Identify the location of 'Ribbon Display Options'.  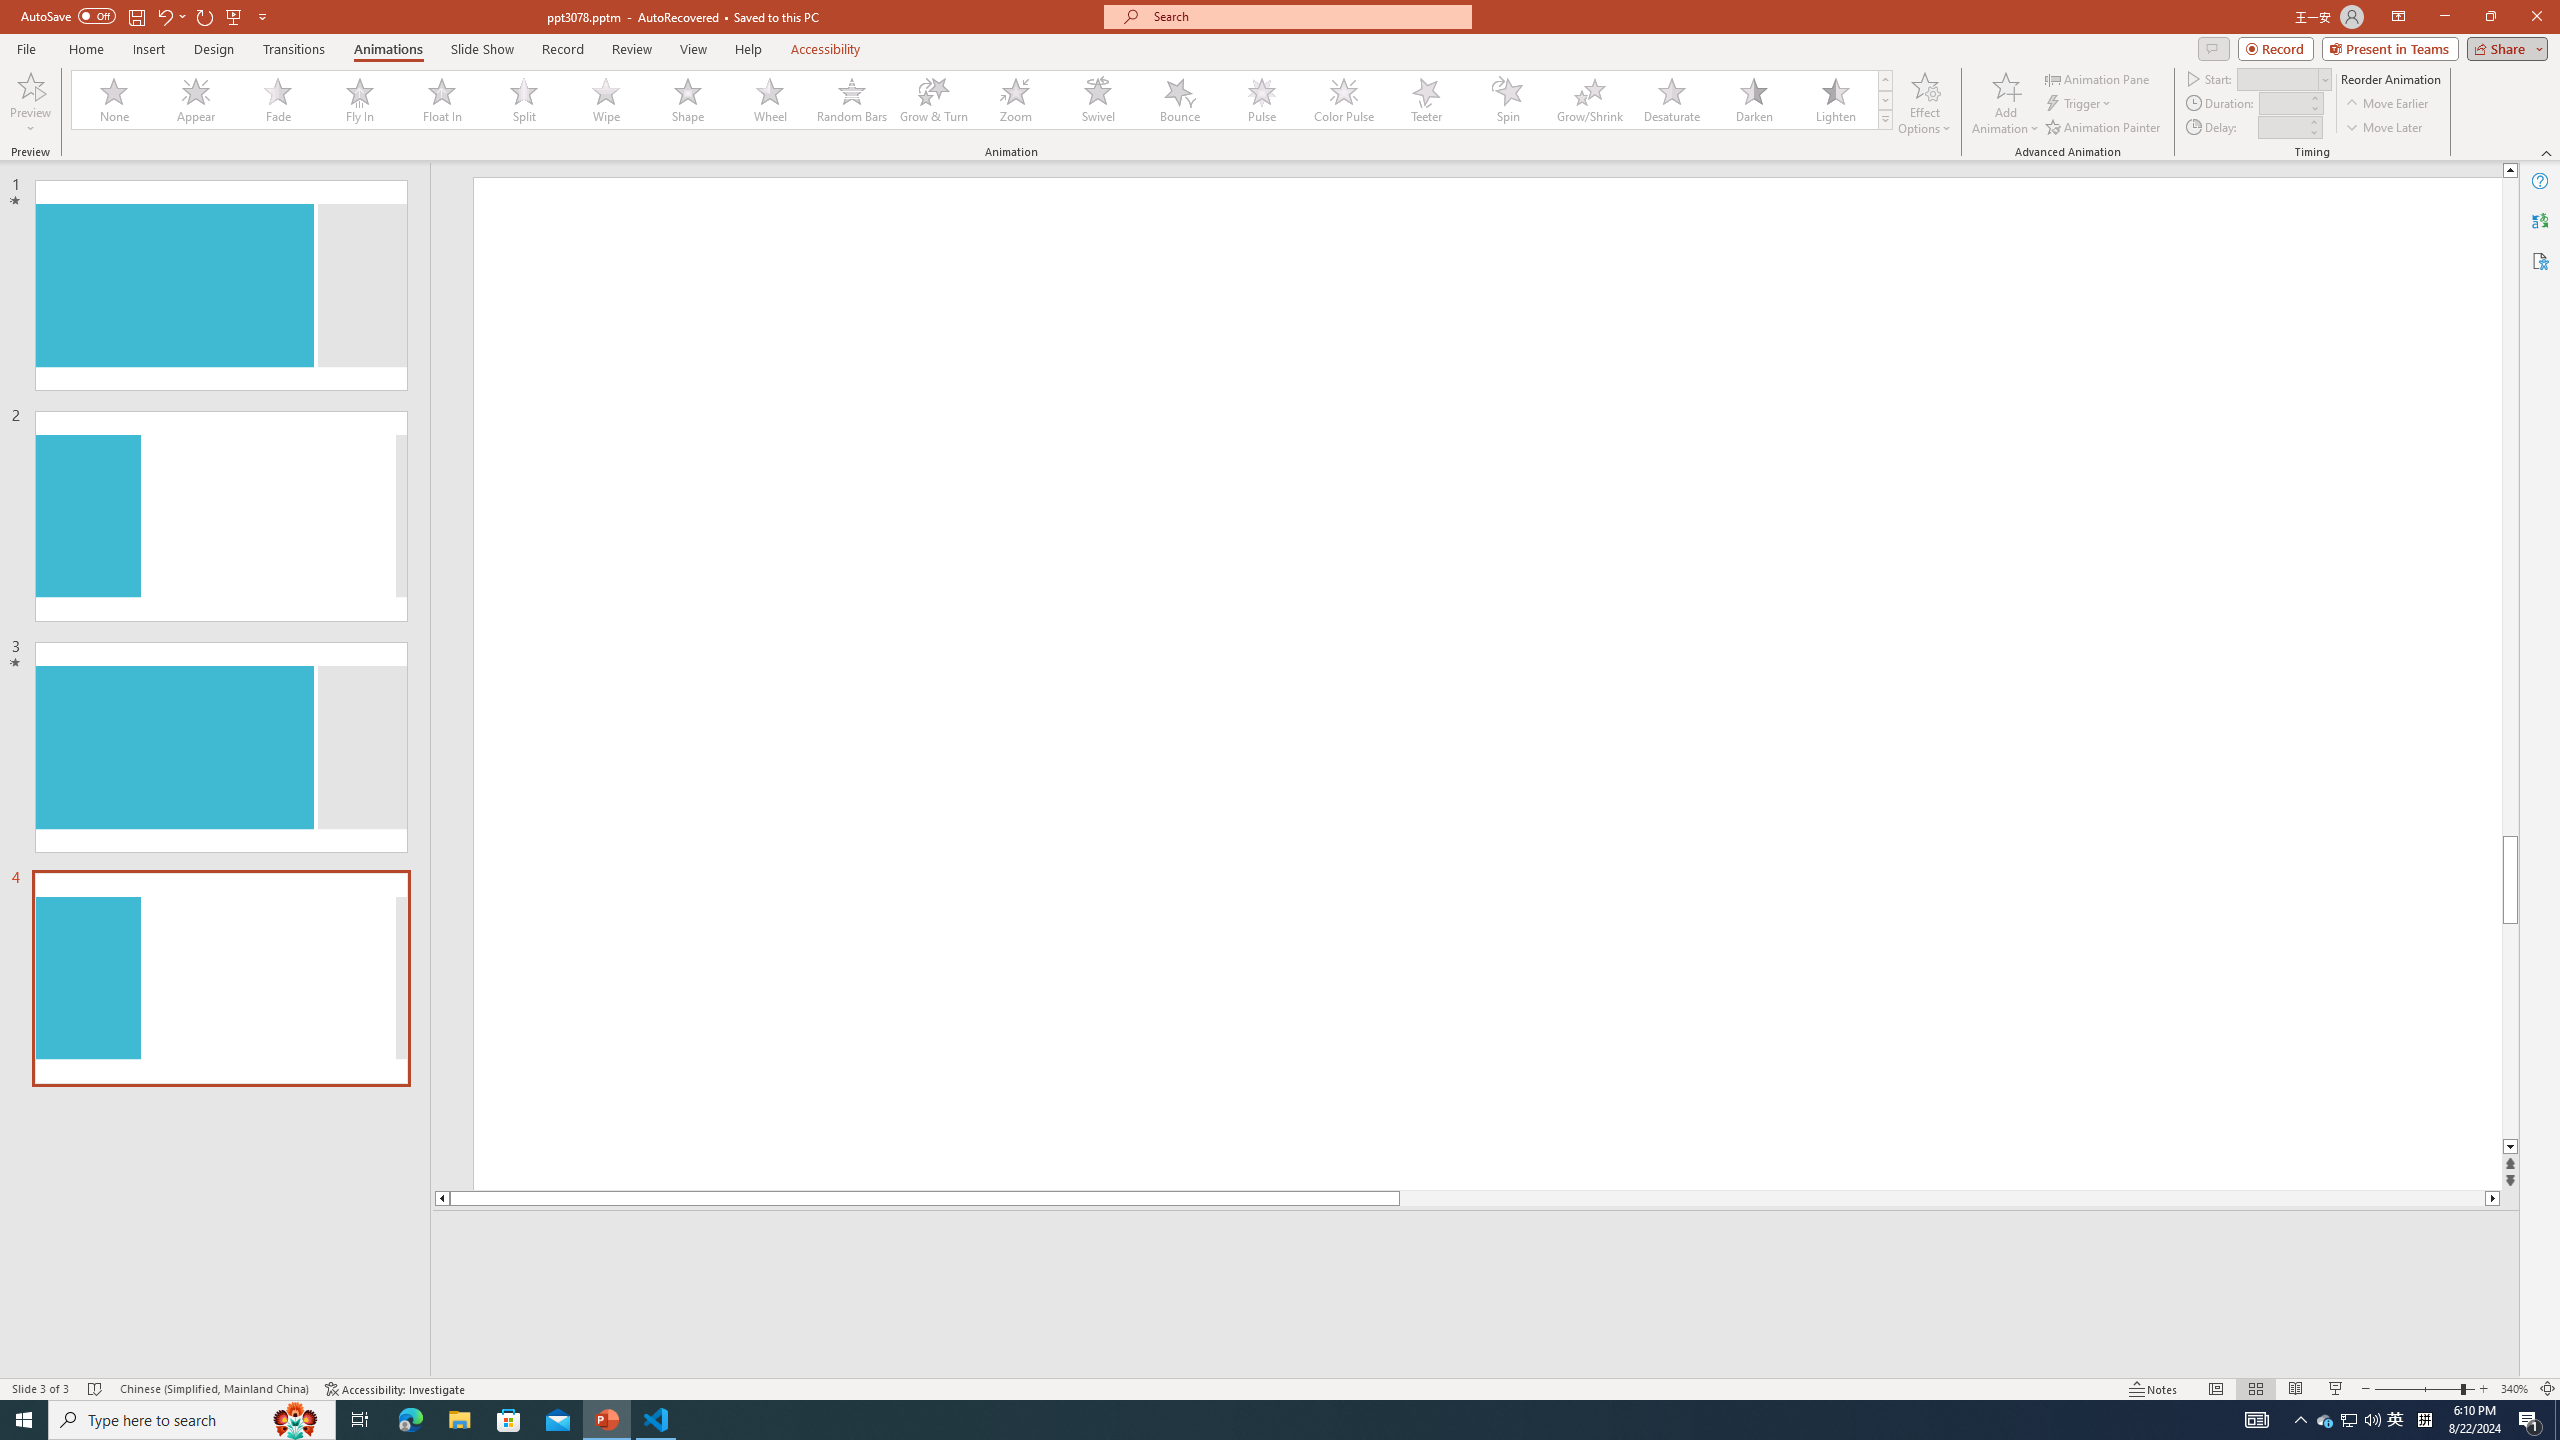
(2397, 16).